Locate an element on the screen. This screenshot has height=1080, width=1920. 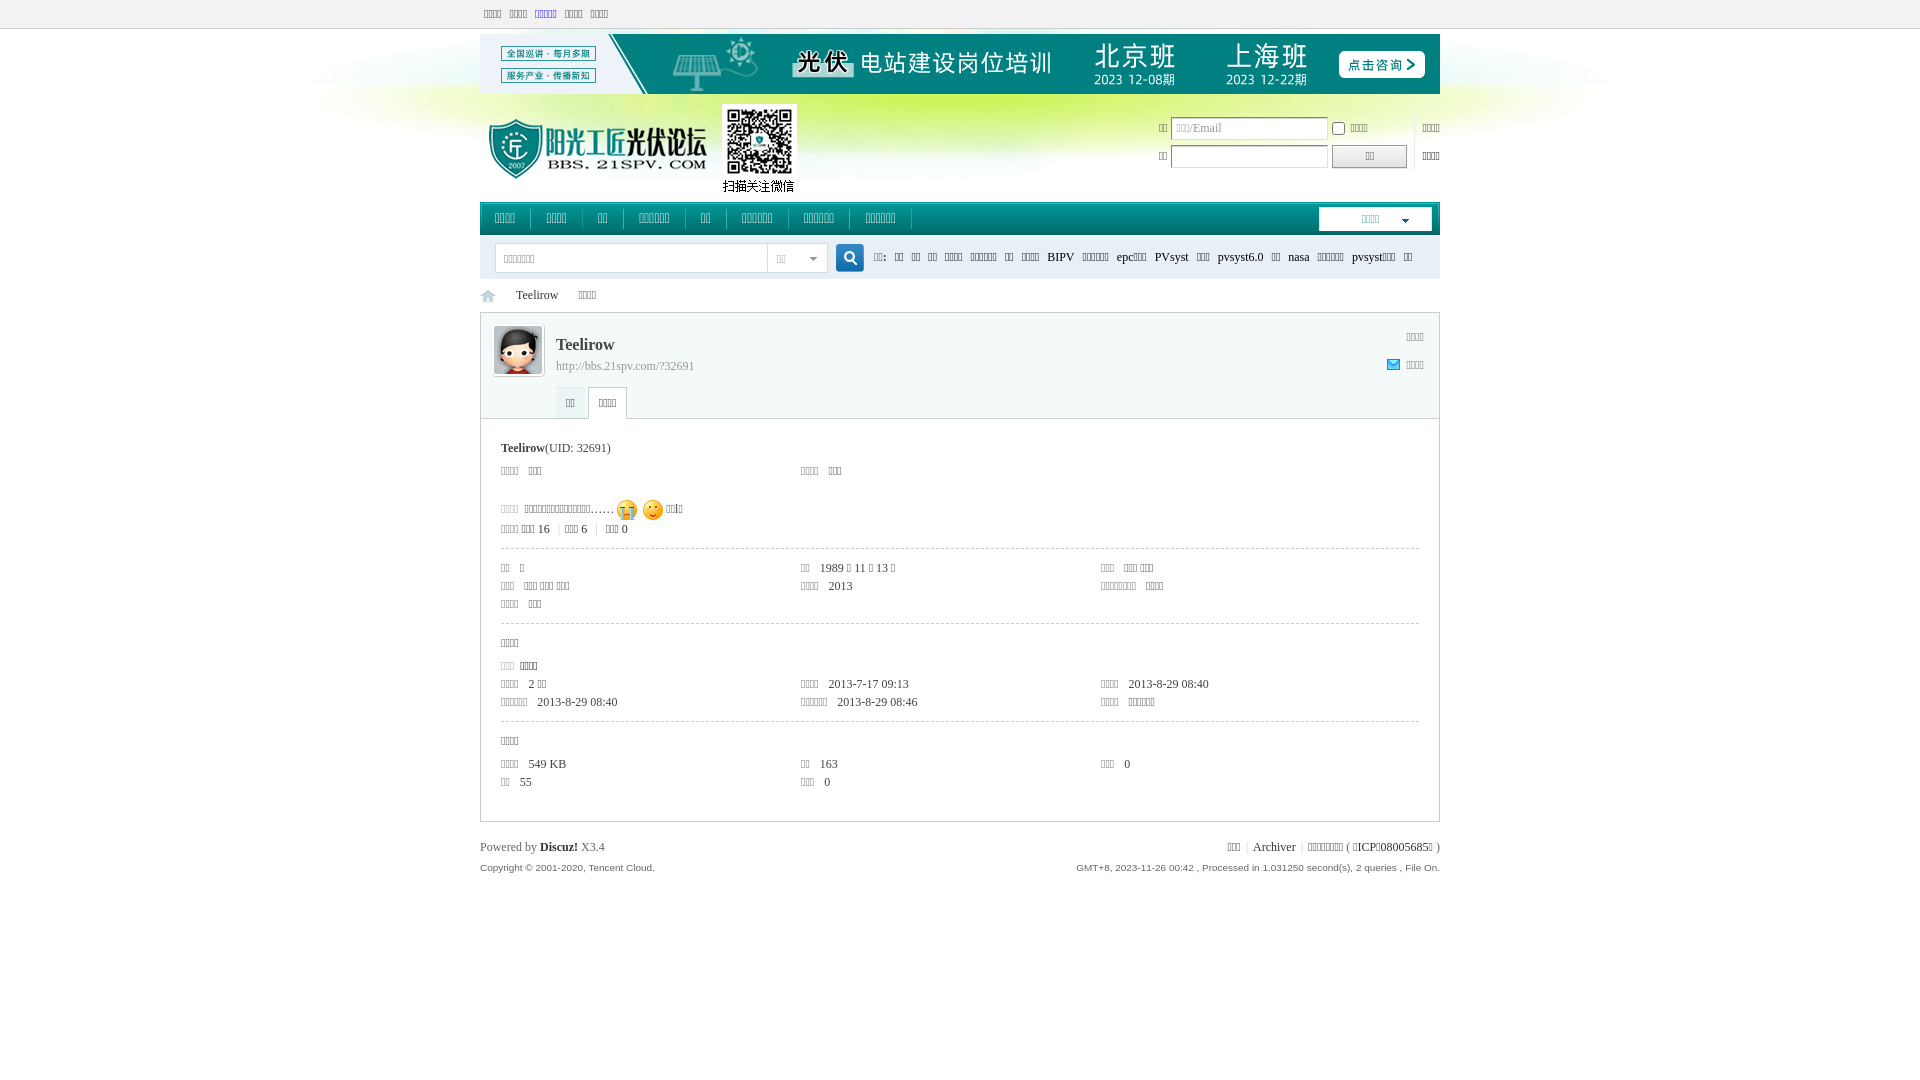
'PVsyst' is located at coordinates (1171, 256).